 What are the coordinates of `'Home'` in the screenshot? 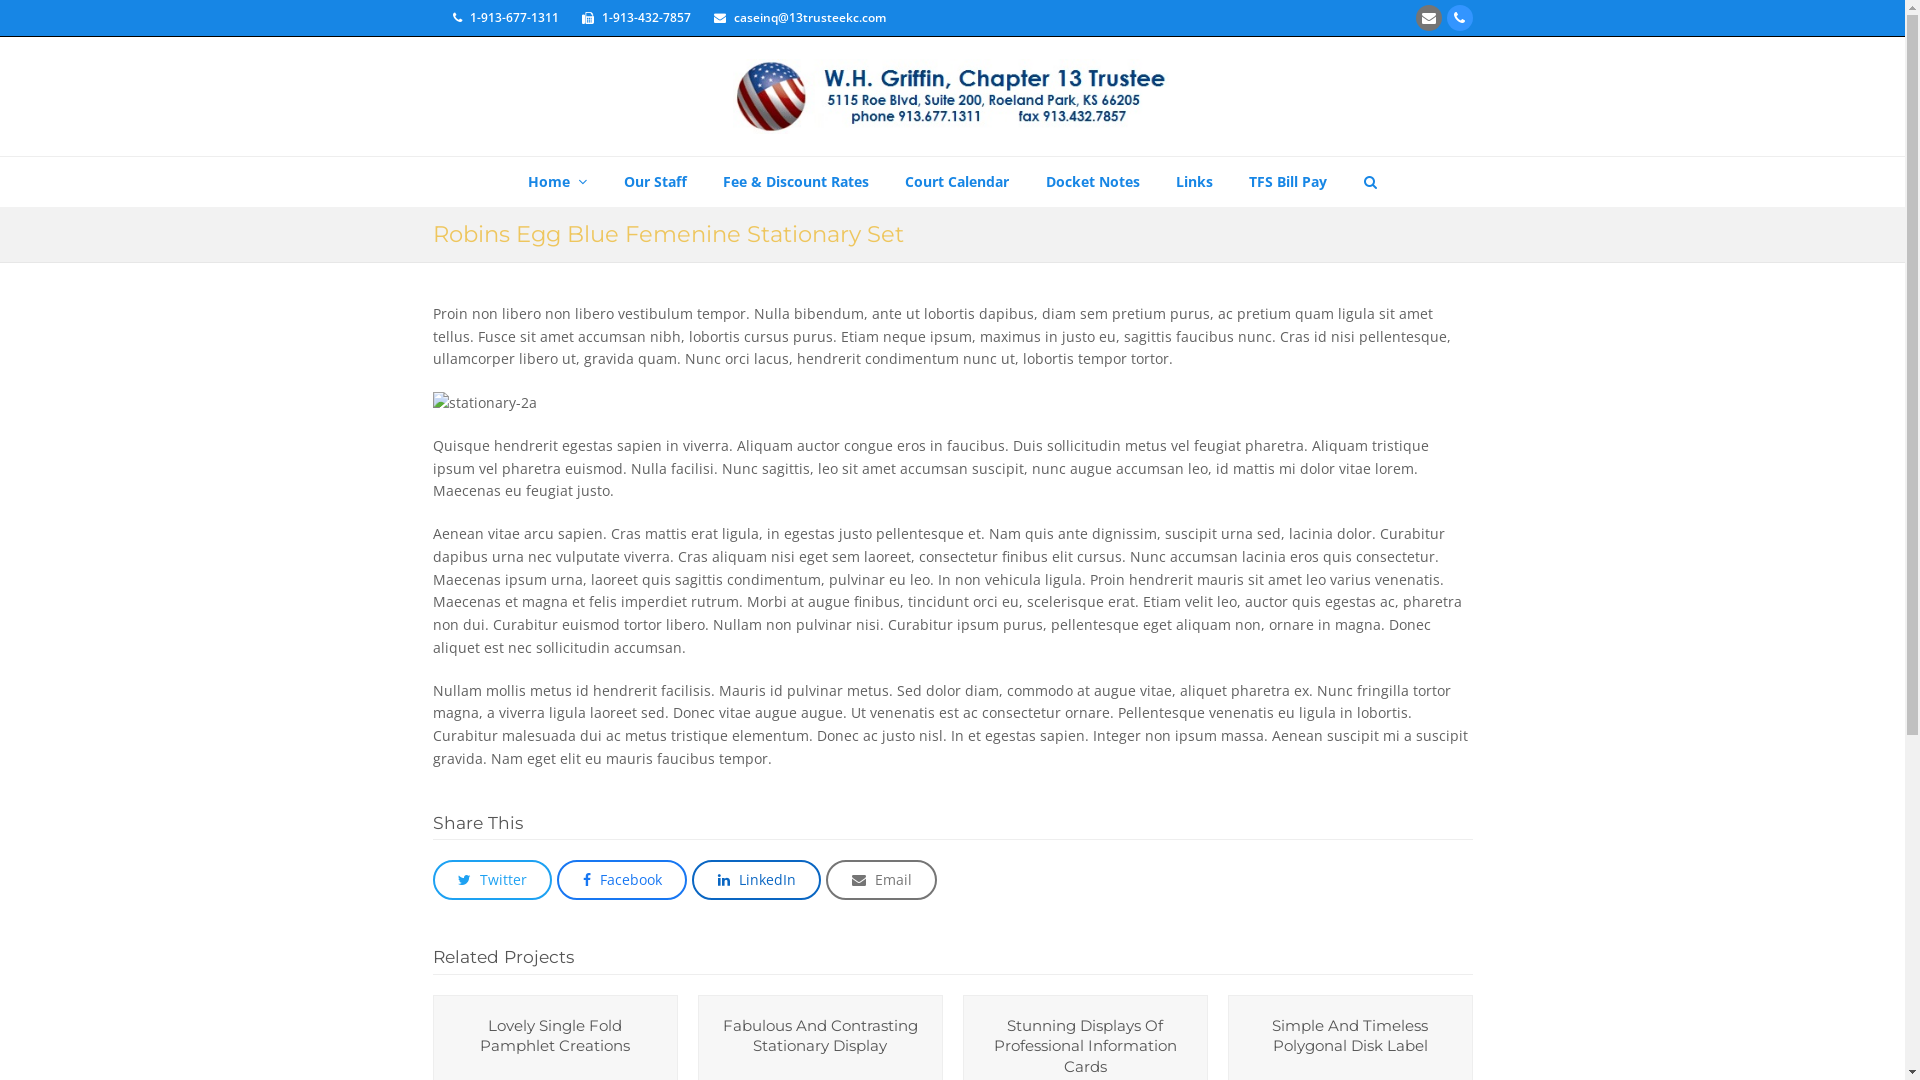 It's located at (557, 181).